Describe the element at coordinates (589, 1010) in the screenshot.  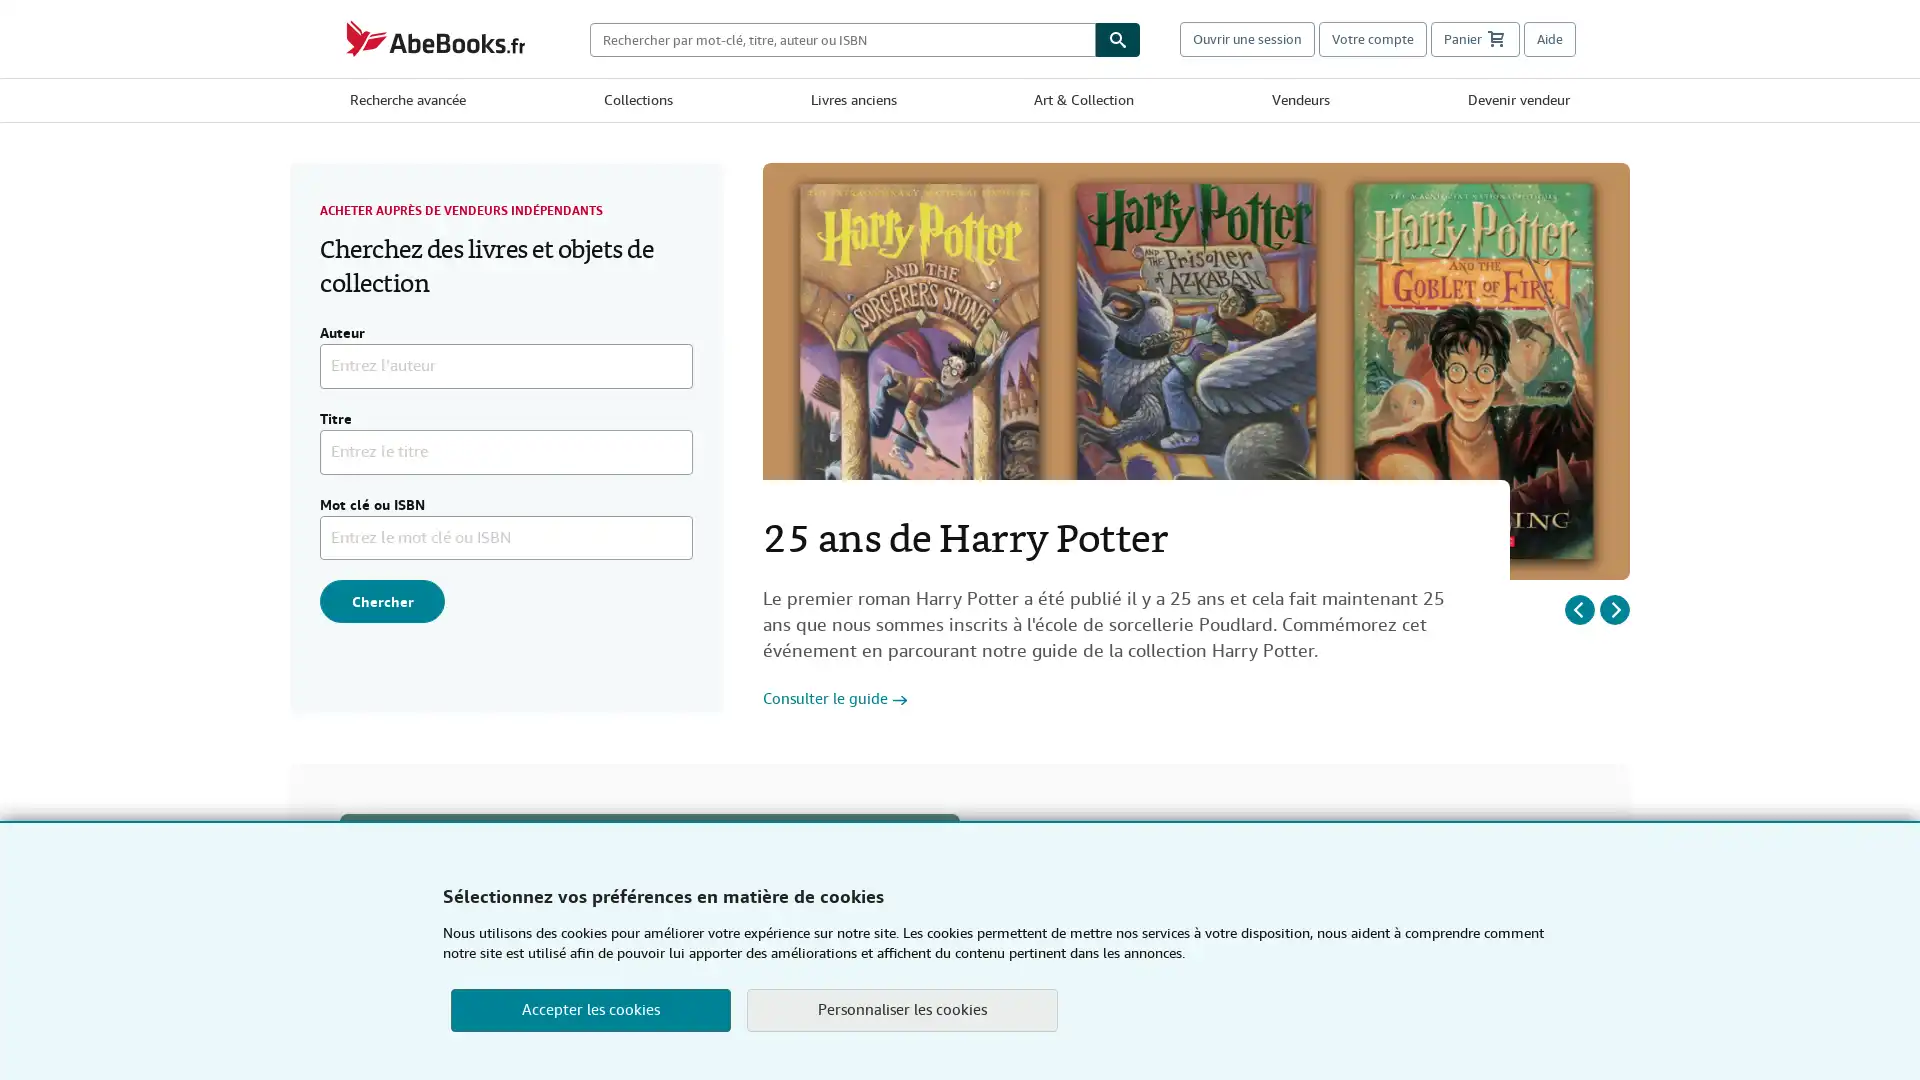
I see `Accepter les cookies` at that location.